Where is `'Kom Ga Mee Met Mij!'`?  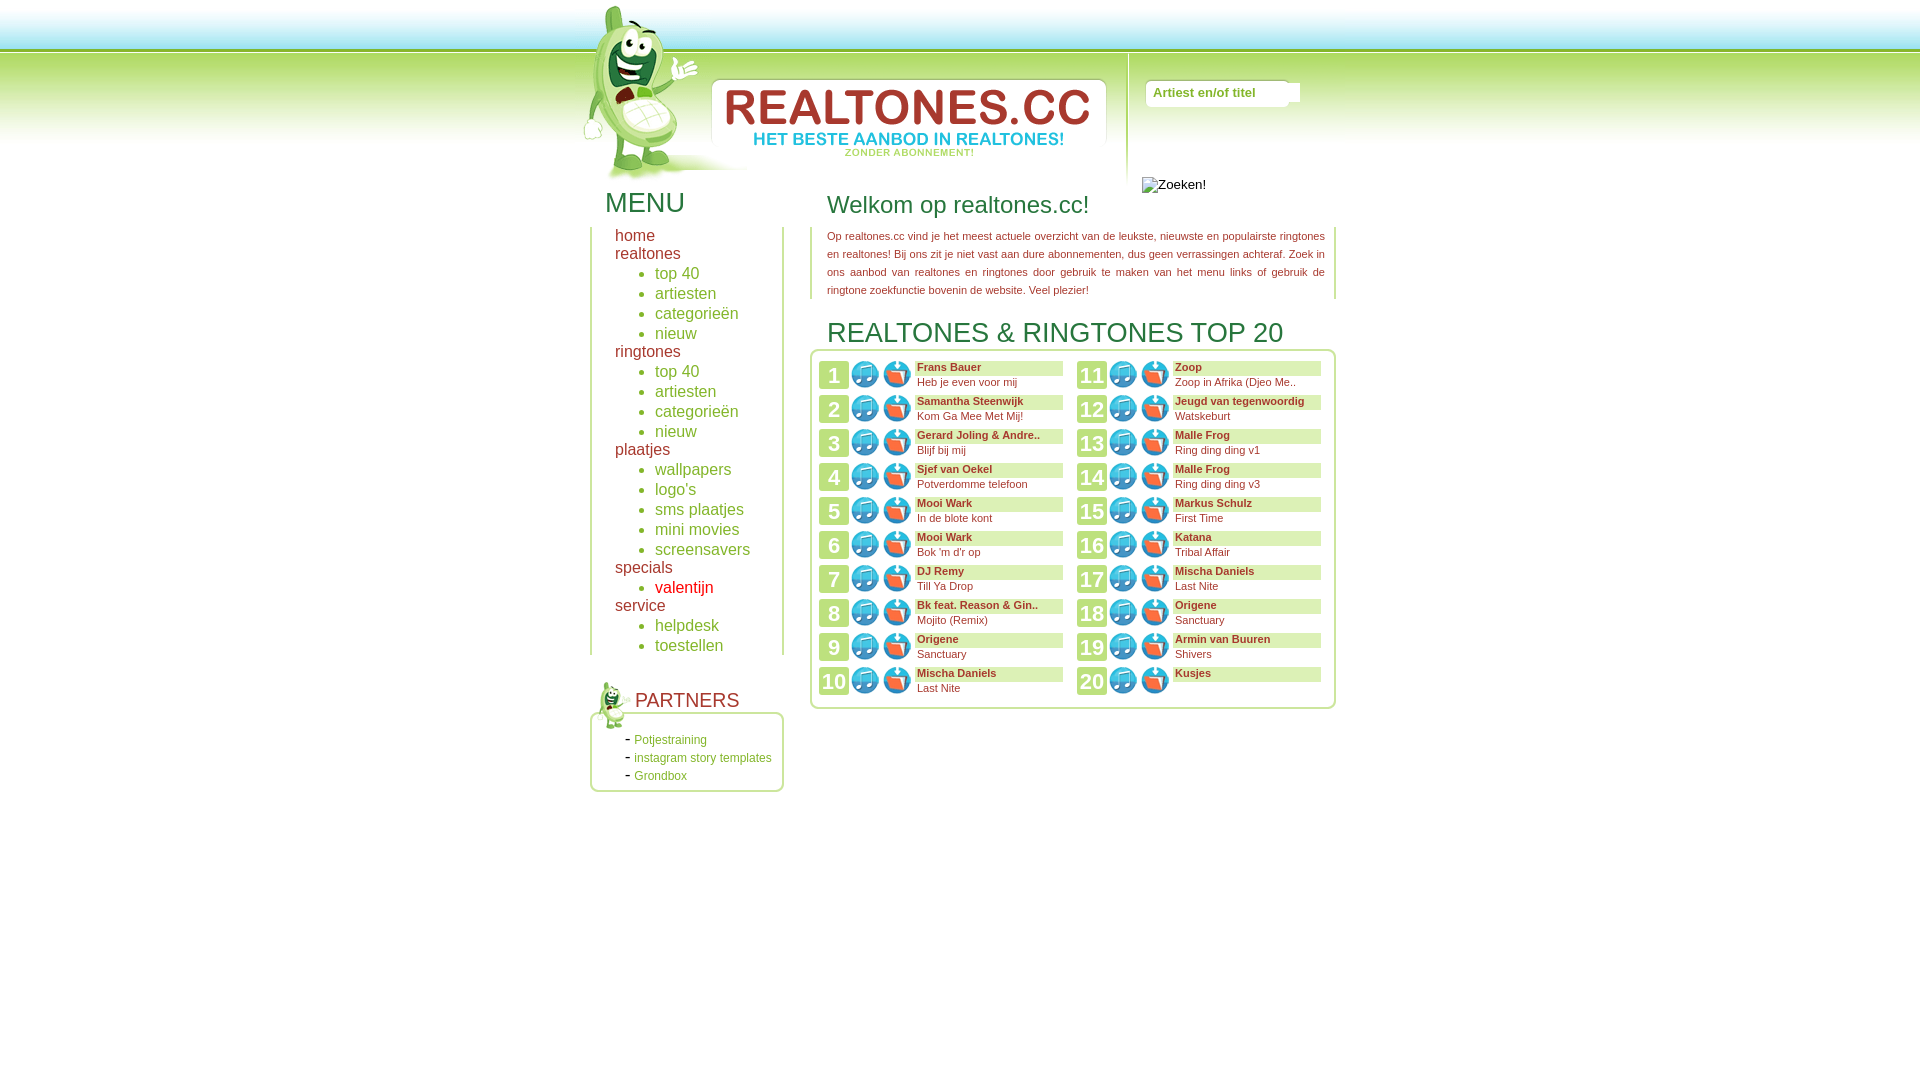
'Kom Ga Mee Met Mij!' is located at coordinates (969, 415).